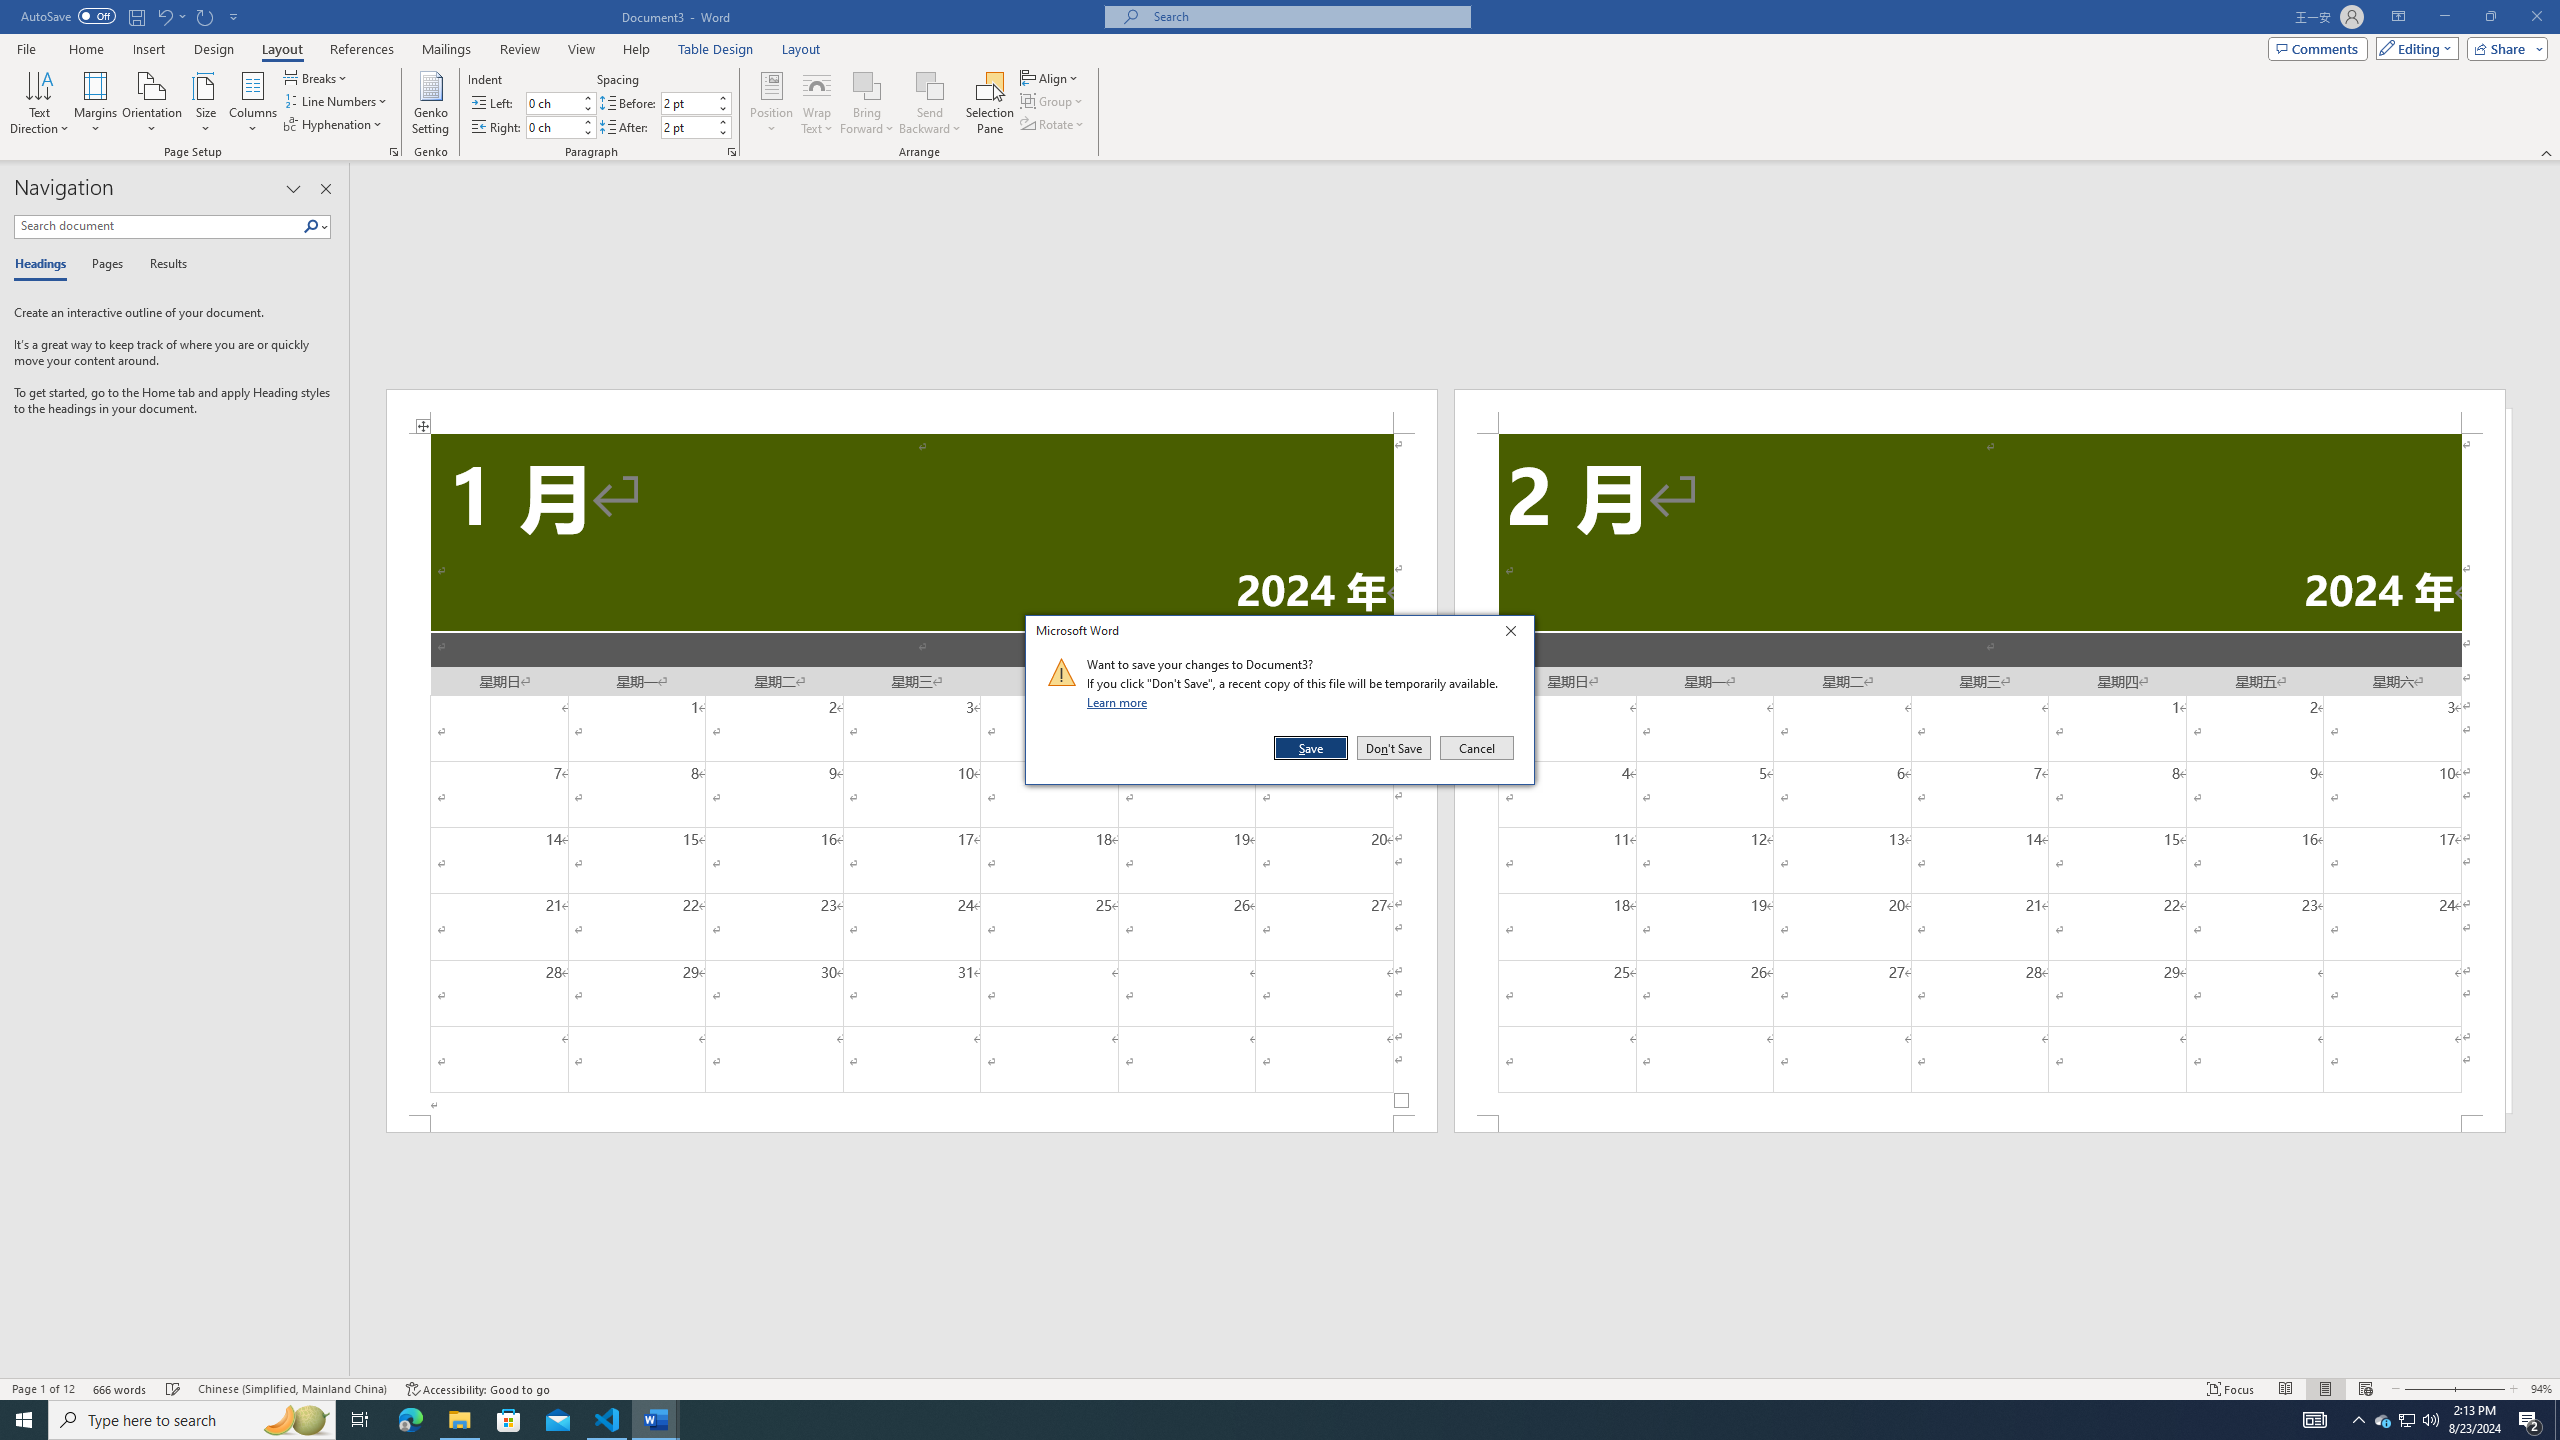 Image resolution: width=2560 pixels, height=1440 pixels. Describe the element at coordinates (69, 15) in the screenshot. I see `'AutoSave'` at that location.